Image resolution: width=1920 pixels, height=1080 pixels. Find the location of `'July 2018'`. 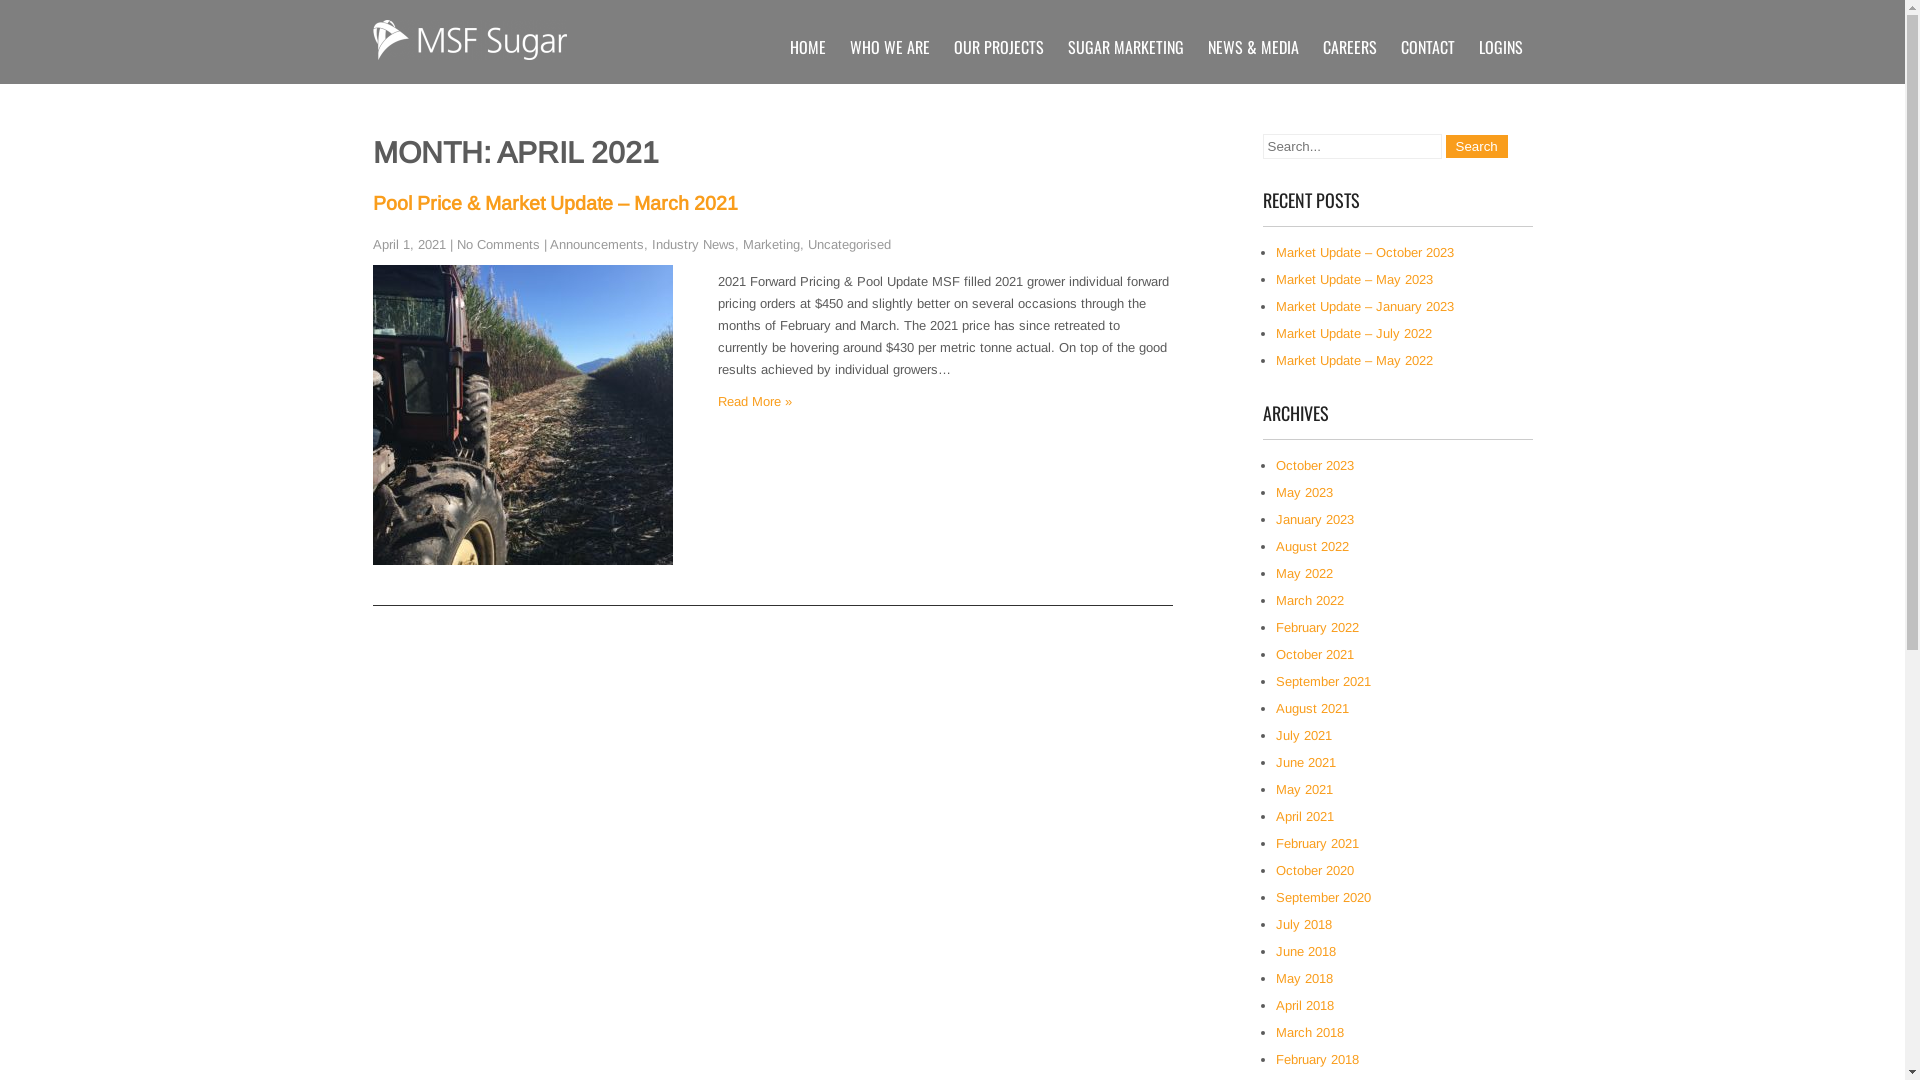

'July 2018' is located at coordinates (1304, 924).